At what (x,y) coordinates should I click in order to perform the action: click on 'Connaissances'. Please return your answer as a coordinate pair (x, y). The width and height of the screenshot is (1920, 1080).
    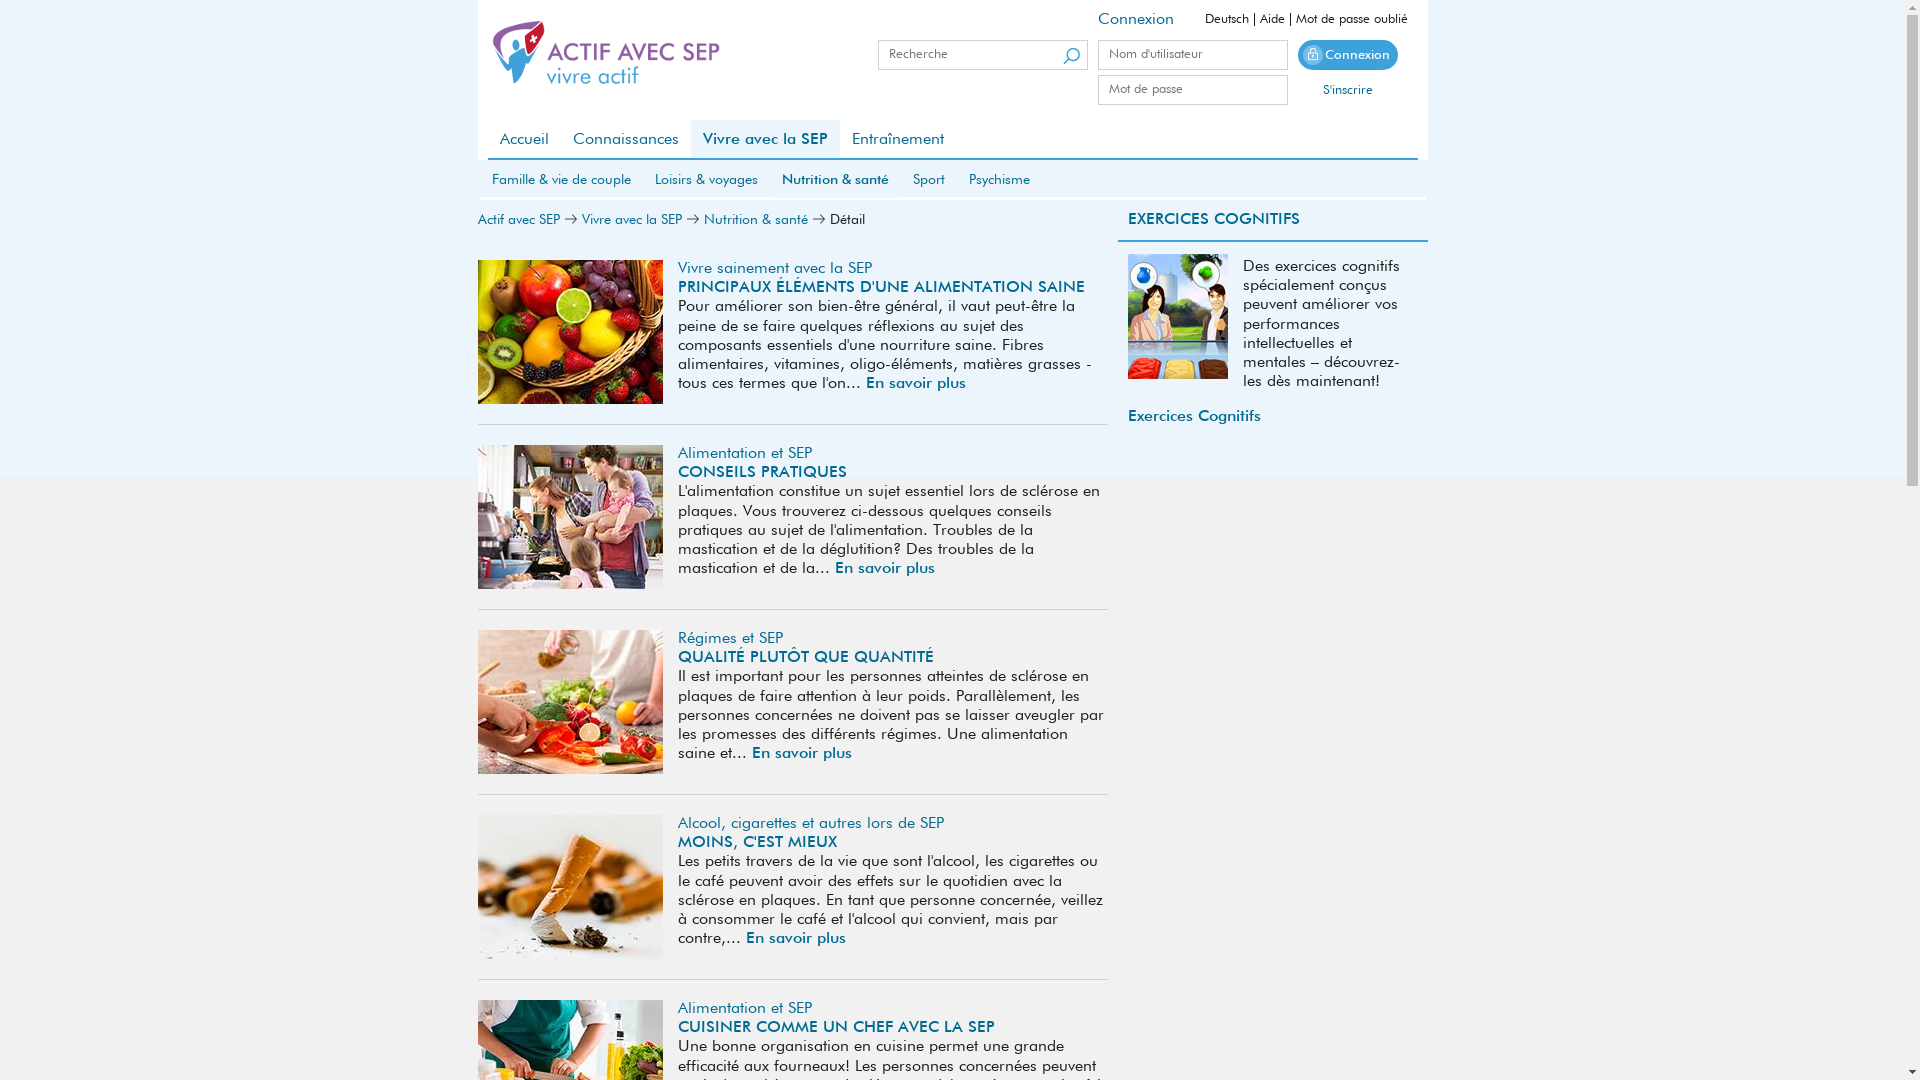
    Looking at the image, I should click on (623, 138).